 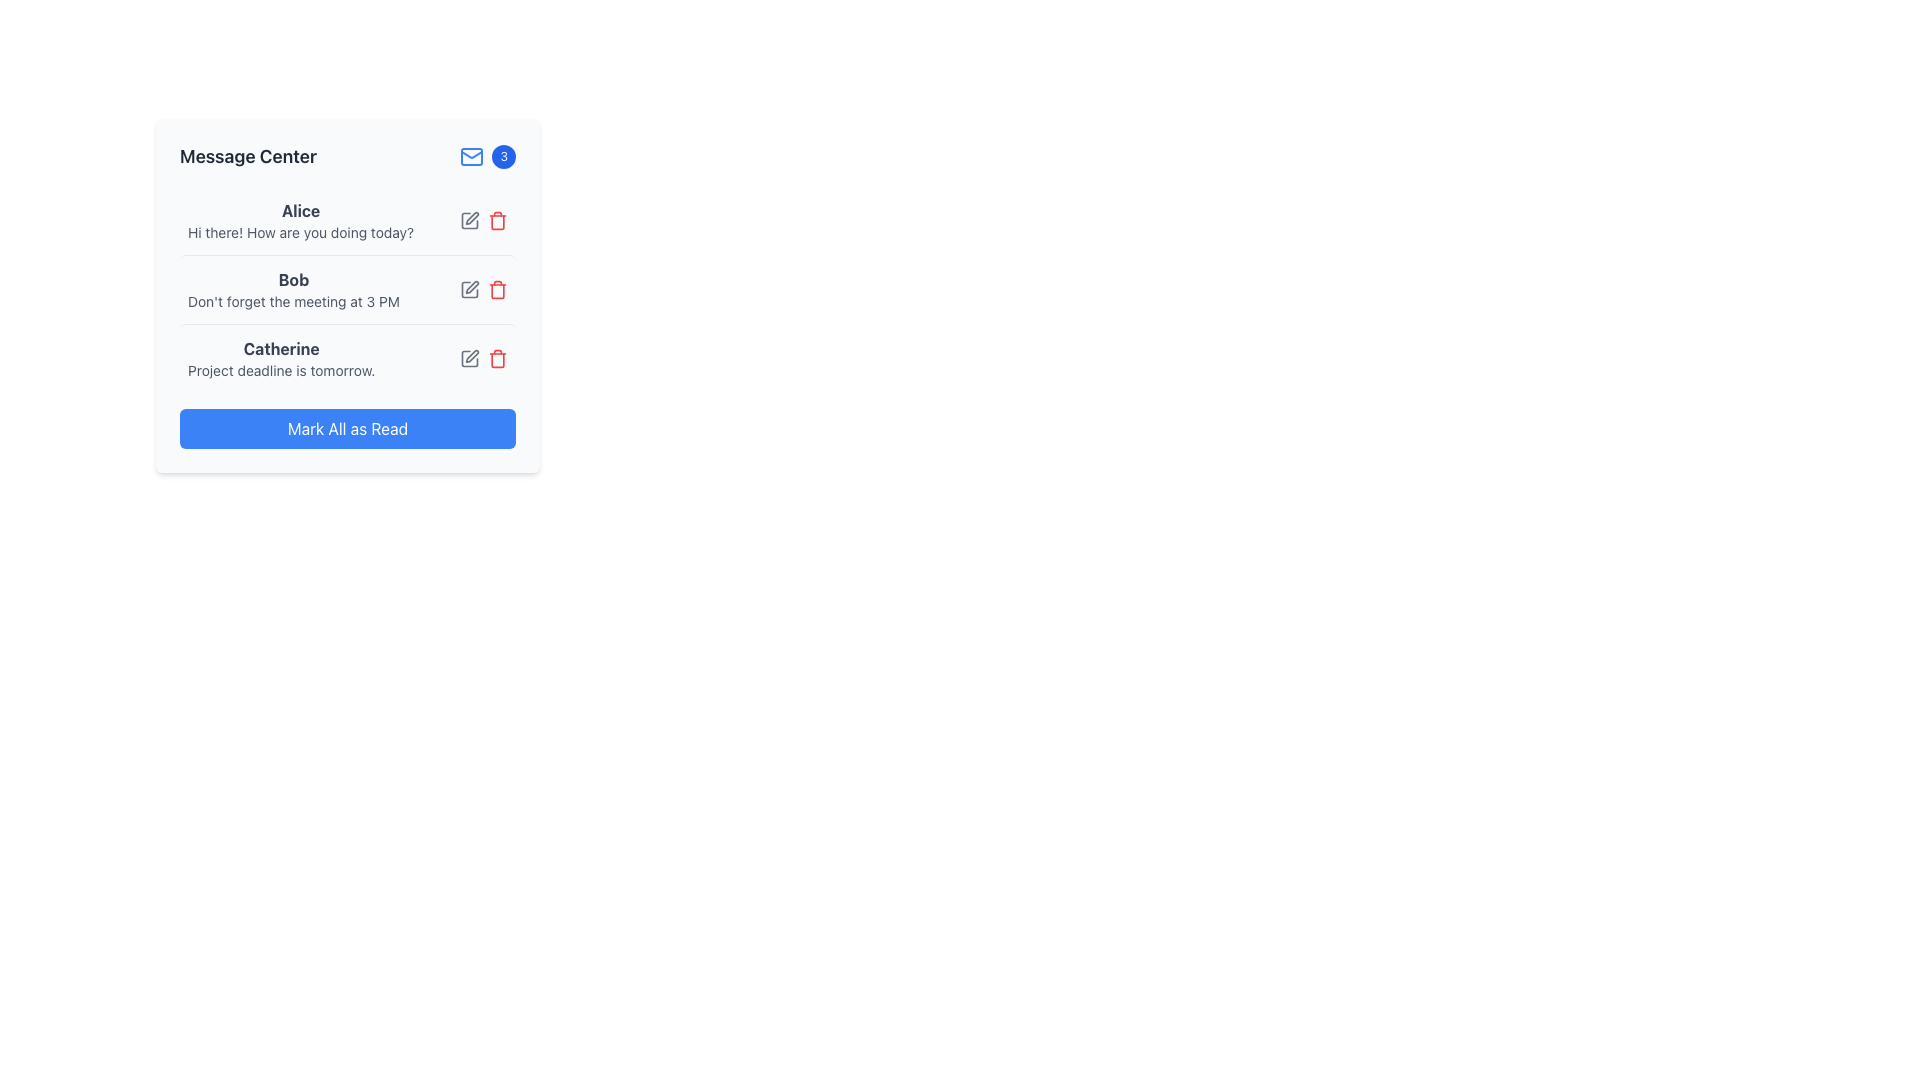 I want to click on the outer square of the pen icon associated with the message 'Catherine: Project deadline is tomorrow.', so click(x=469, y=357).